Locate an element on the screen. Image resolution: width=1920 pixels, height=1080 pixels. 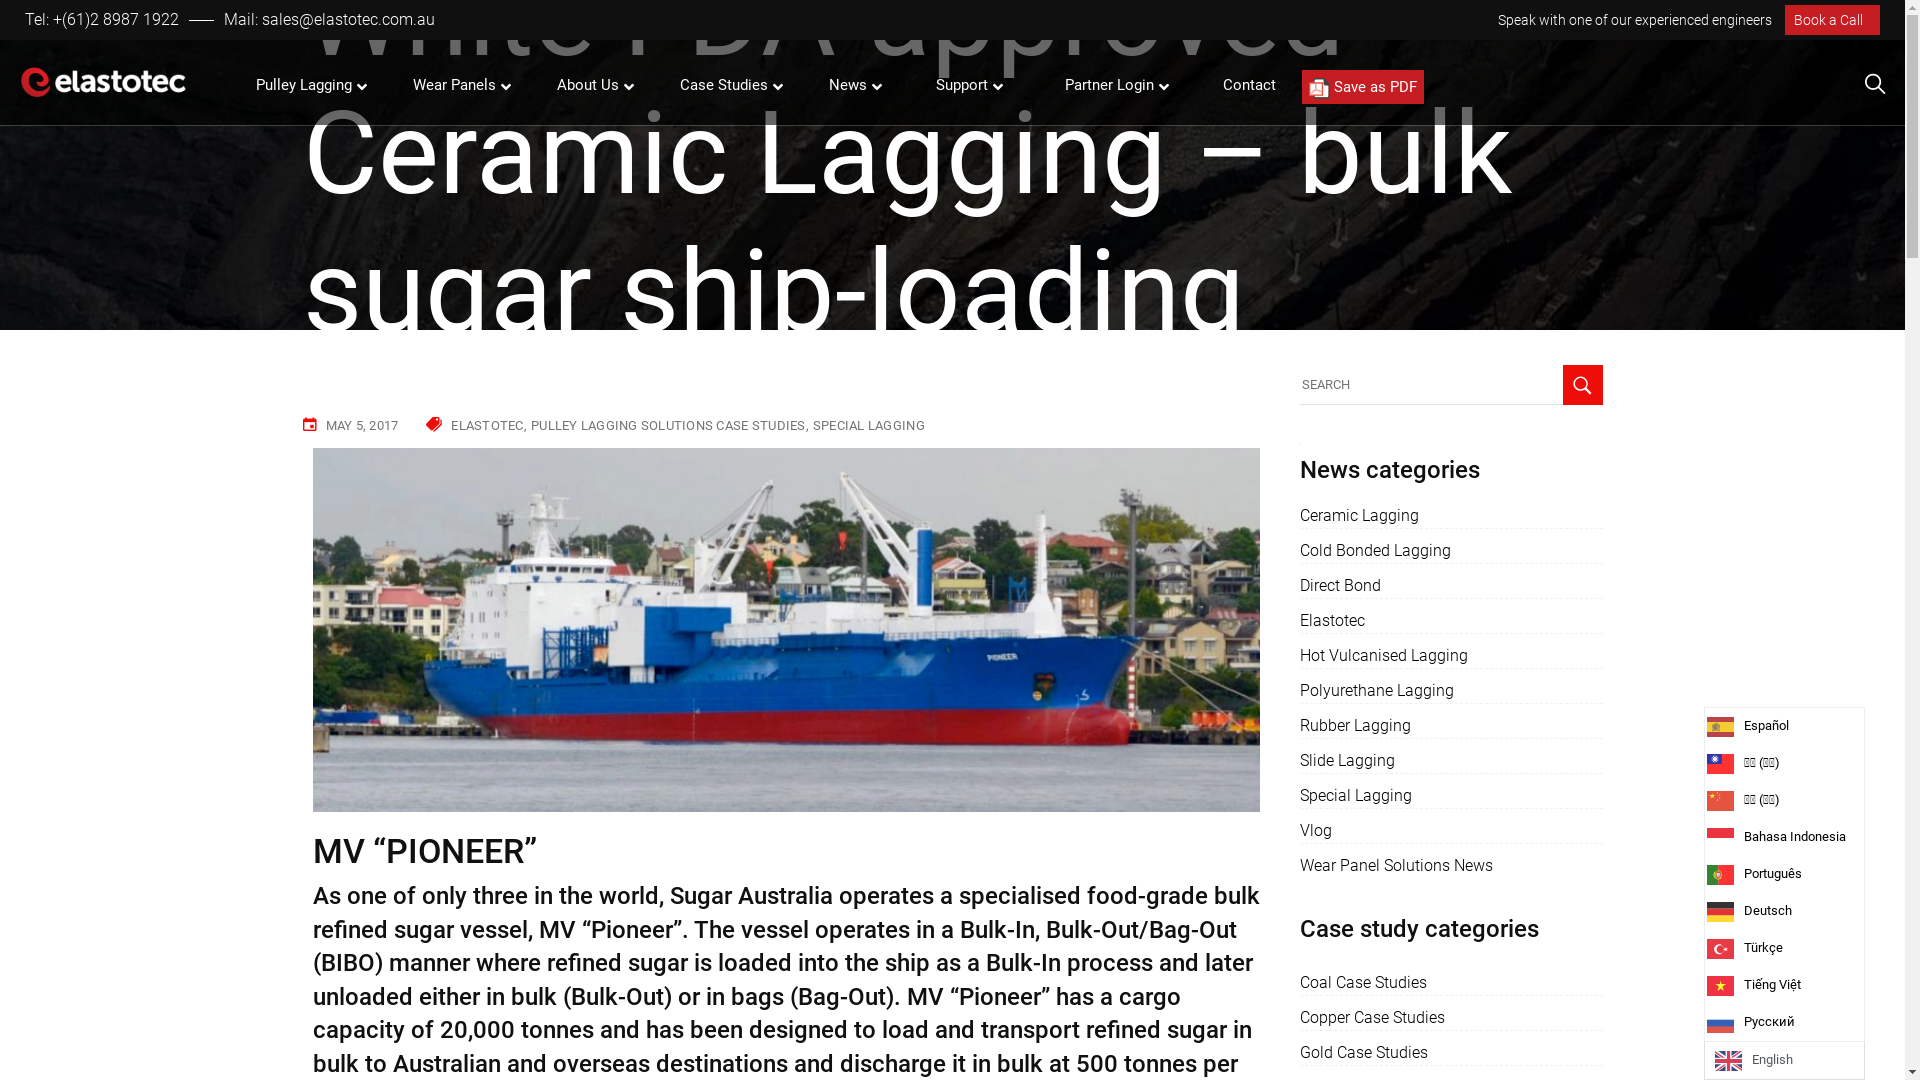
'Deutsch' is located at coordinates (1792, 911).